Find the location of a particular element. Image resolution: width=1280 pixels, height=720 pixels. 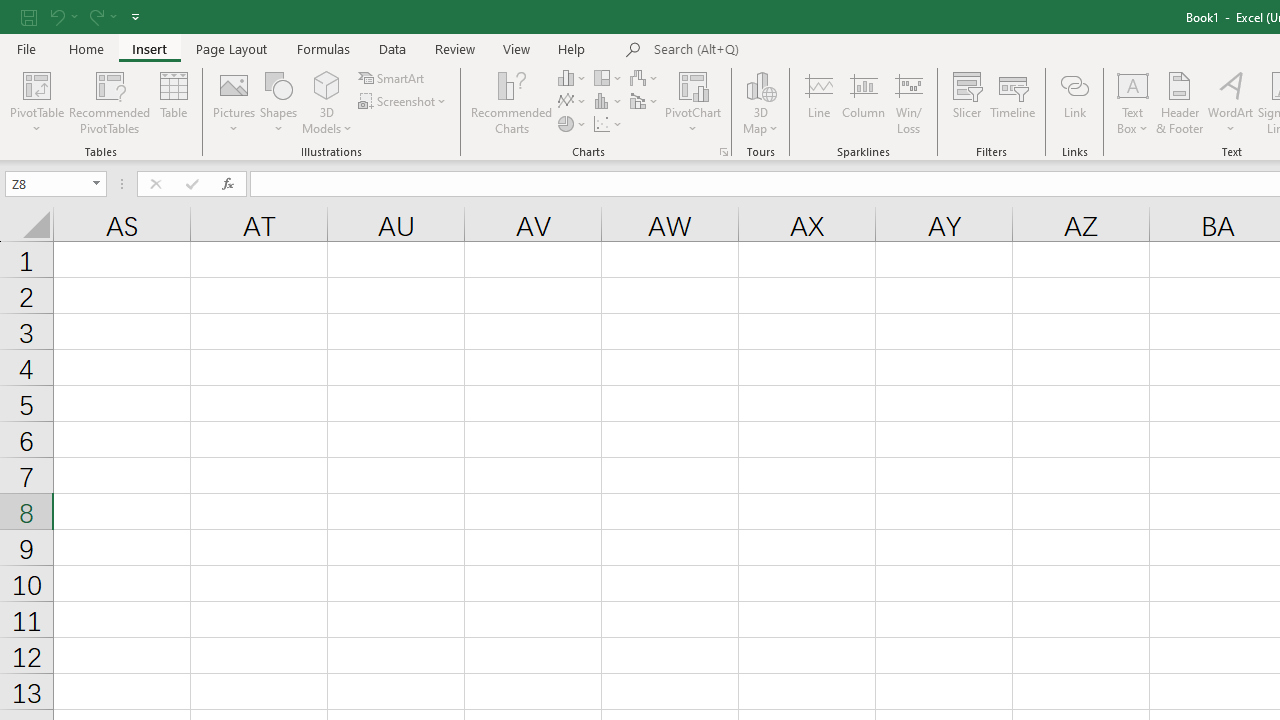

'Link' is located at coordinates (1073, 103).